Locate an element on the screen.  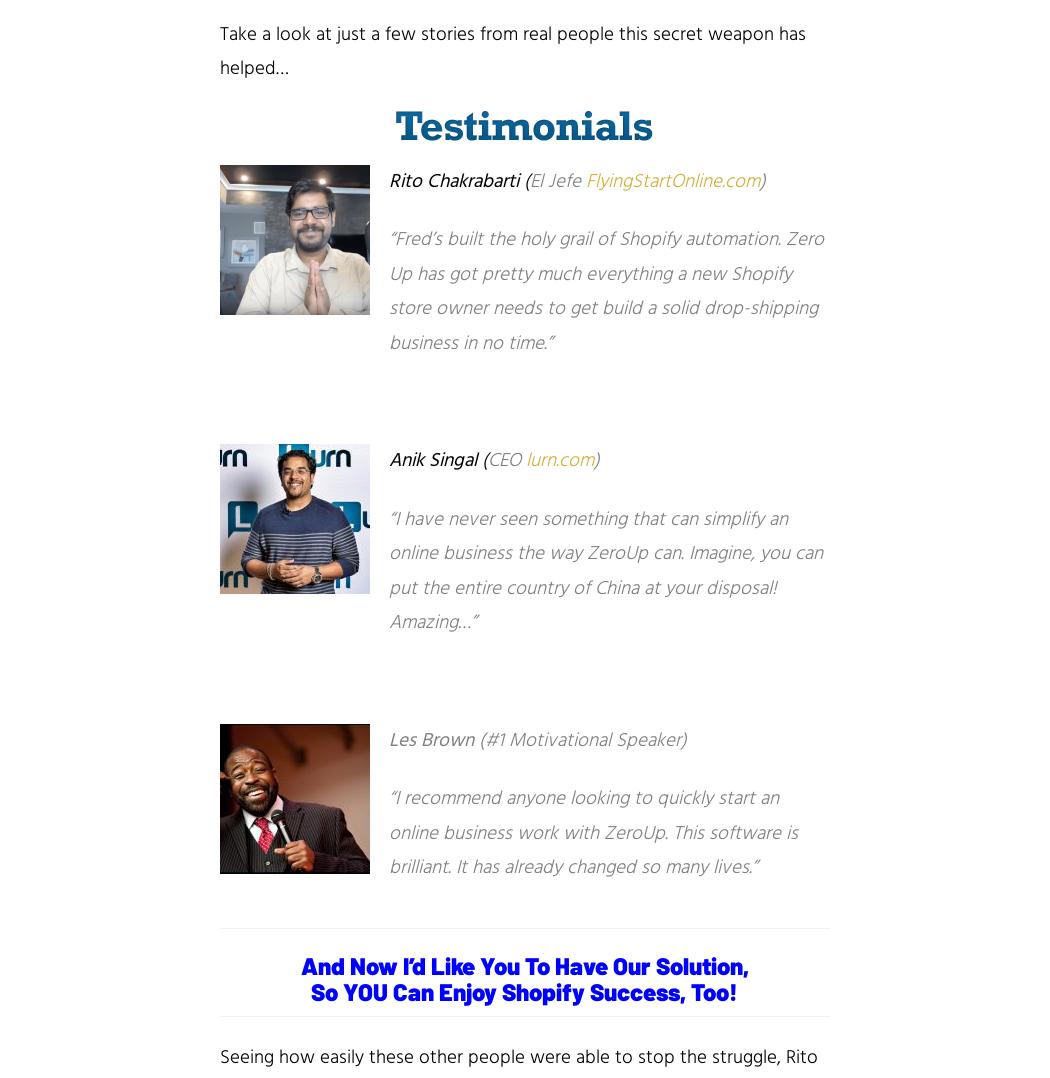
'lurn.com' is located at coordinates (559, 460).